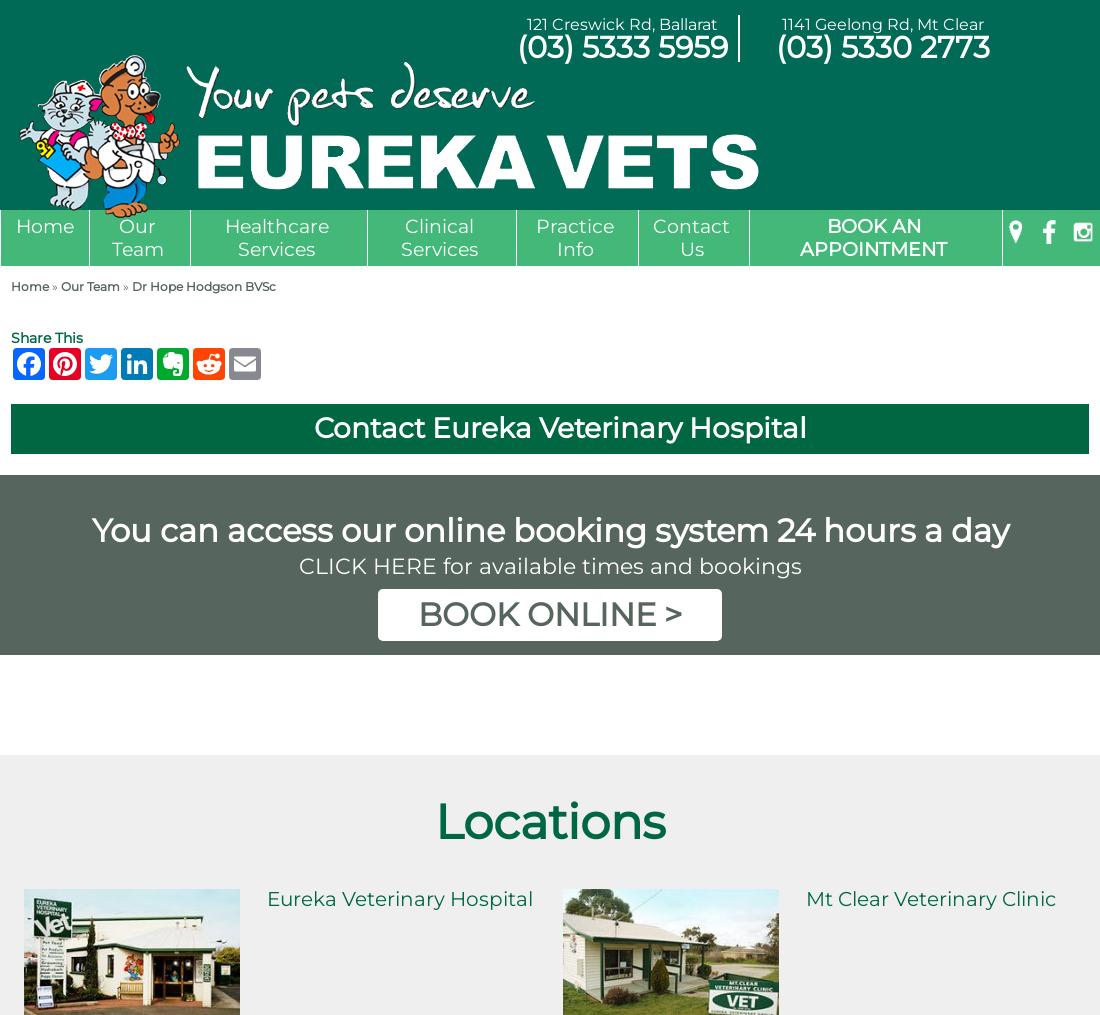 This screenshot has width=1100, height=1015. What do you see at coordinates (343, 279) in the screenshot?
I see `'Annual Health Check & Consultation'` at bounding box center [343, 279].